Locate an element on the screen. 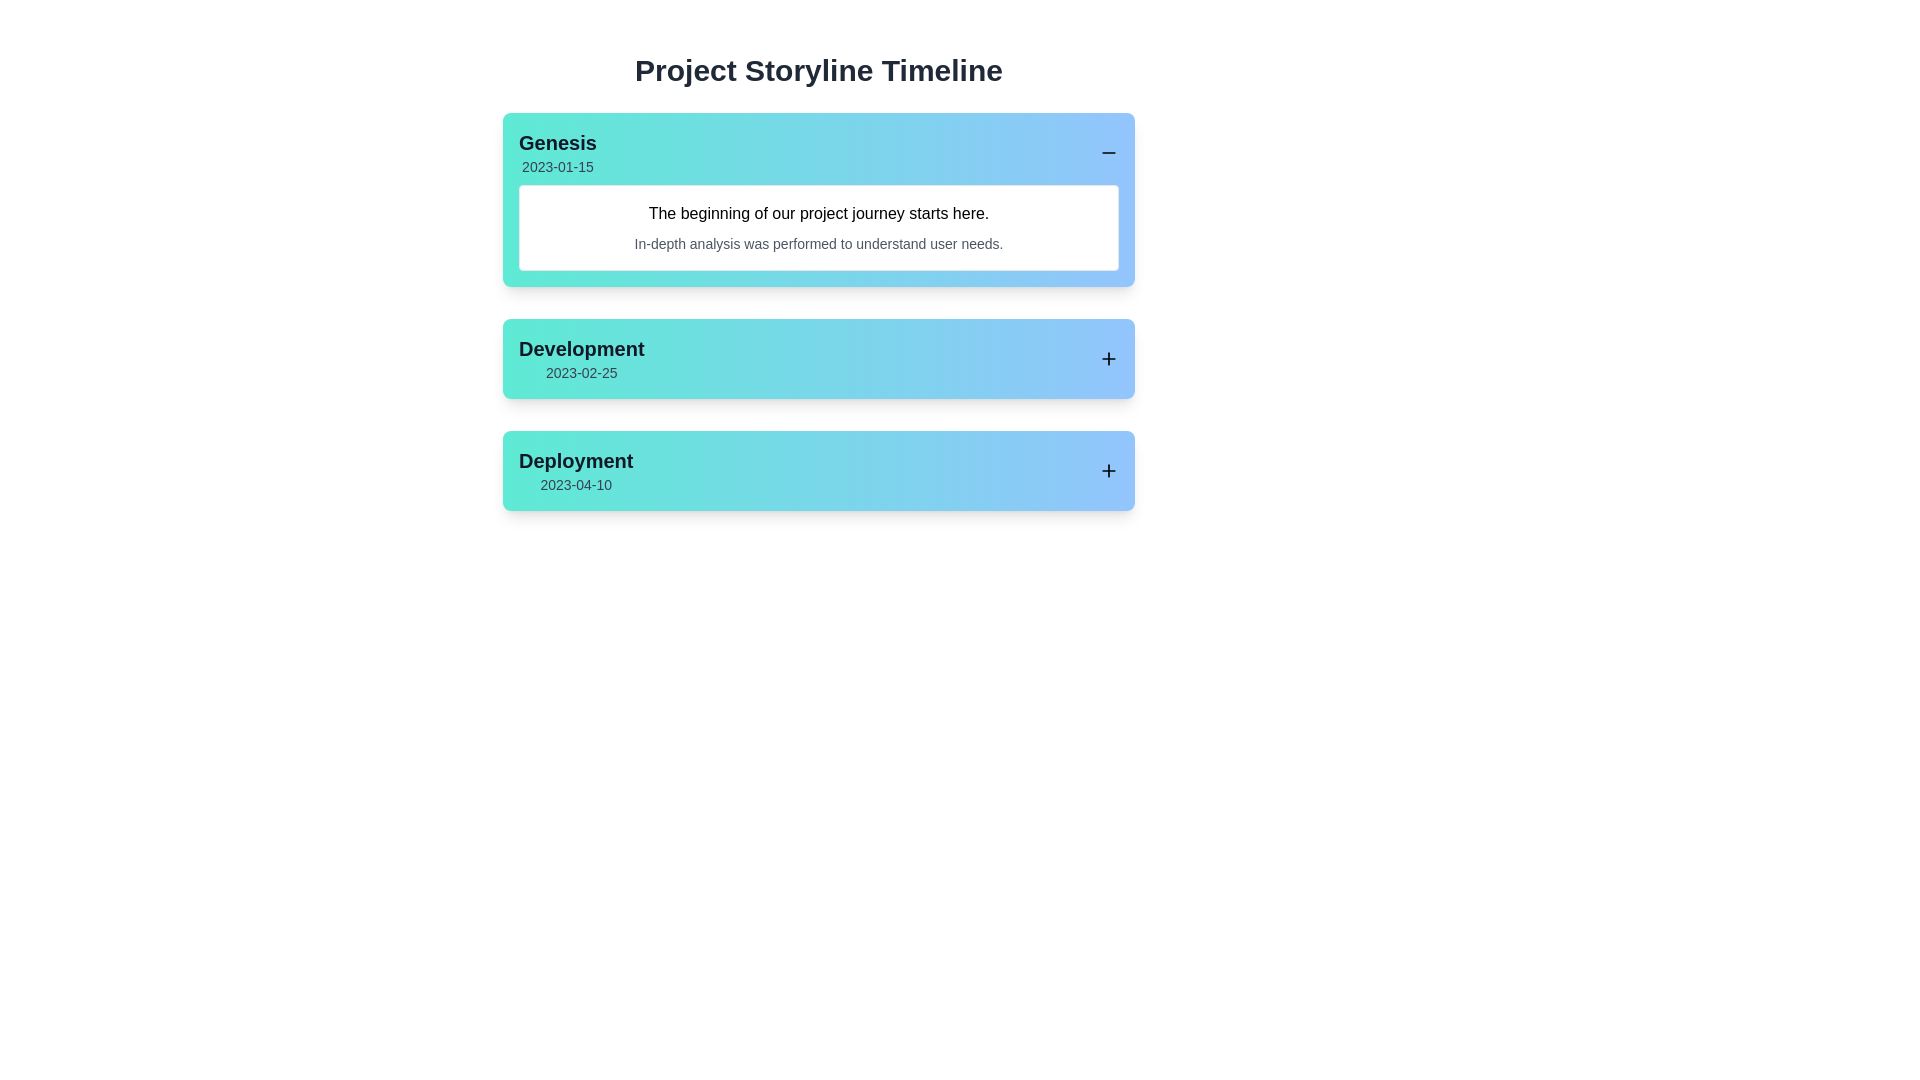 This screenshot has width=1920, height=1080. the text from the horizontally centered text block reading 'The beginning of our project journey starts here.' located in the 'Genesis' section of the timeline card is located at coordinates (819, 213).